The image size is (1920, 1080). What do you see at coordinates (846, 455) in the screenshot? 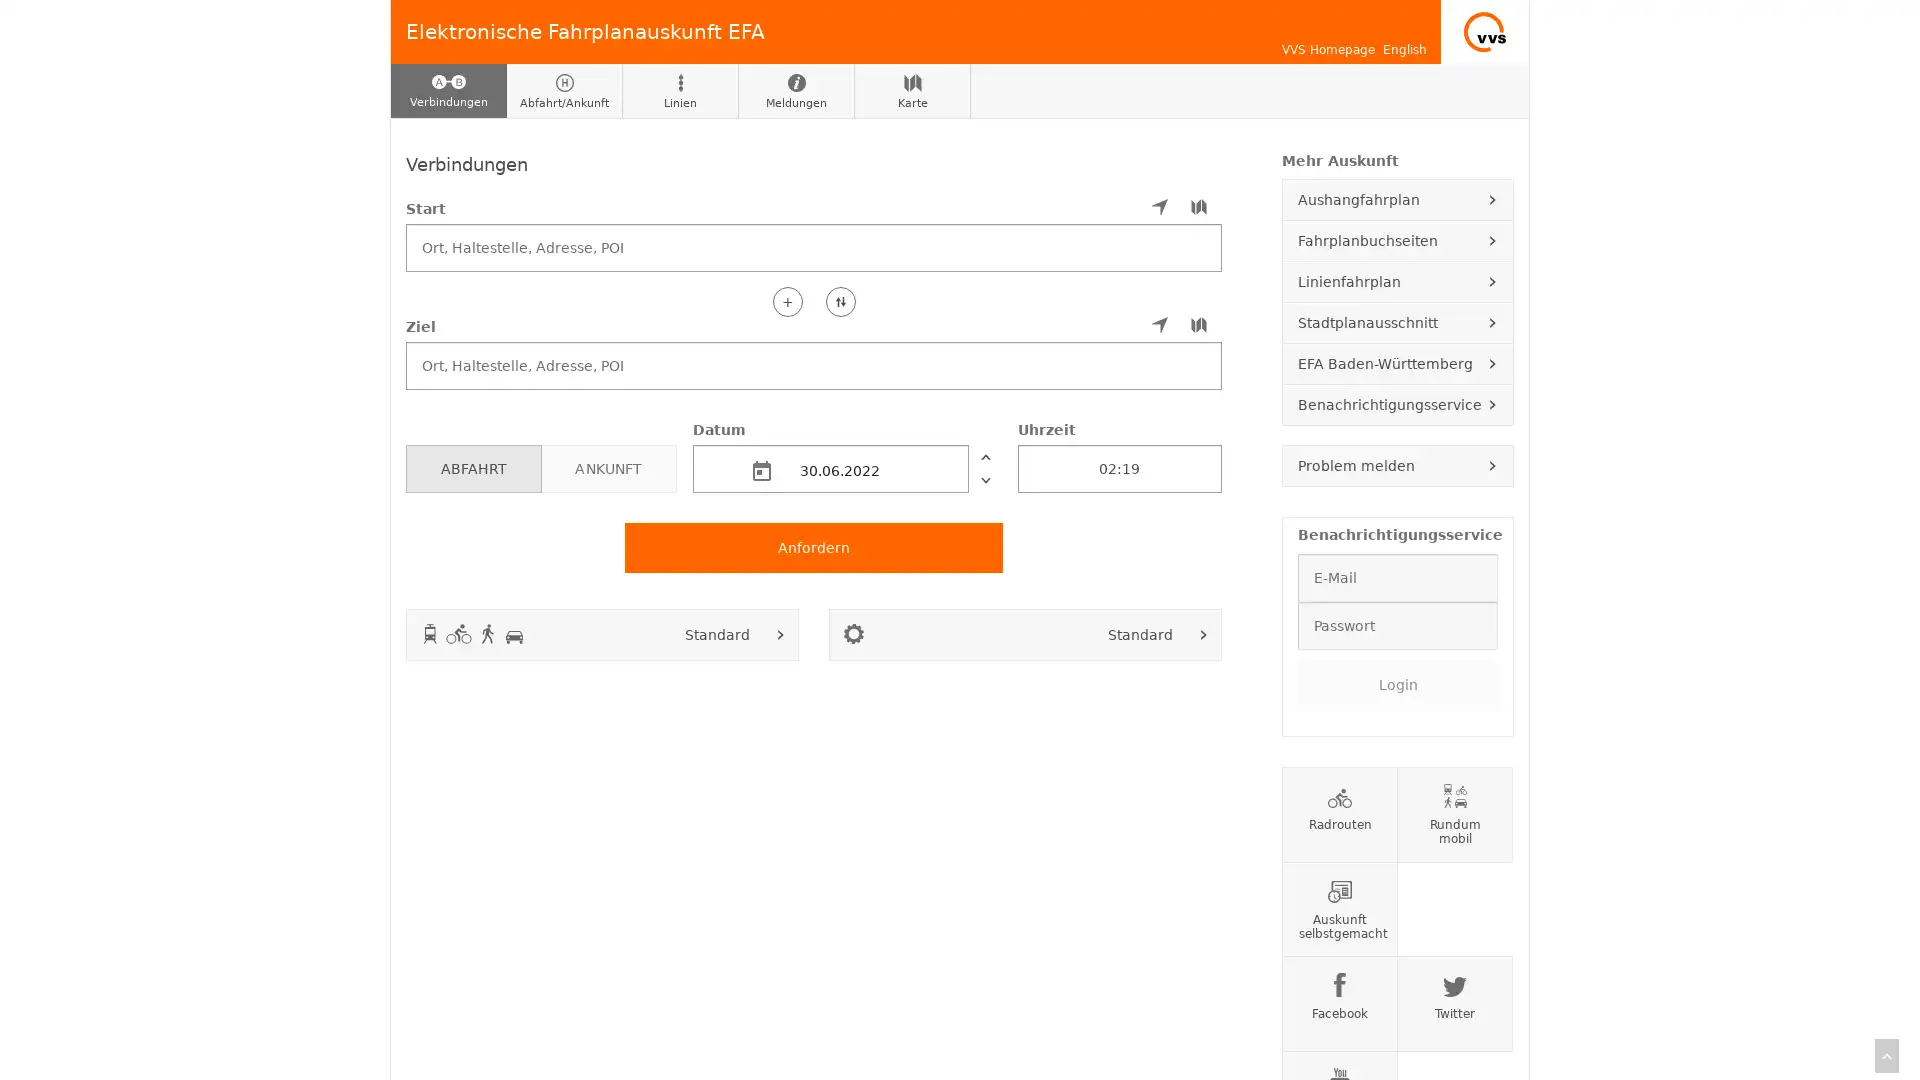
I see `Datum 30.06.2022 vorher nachher` at bounding box center [846, 455].